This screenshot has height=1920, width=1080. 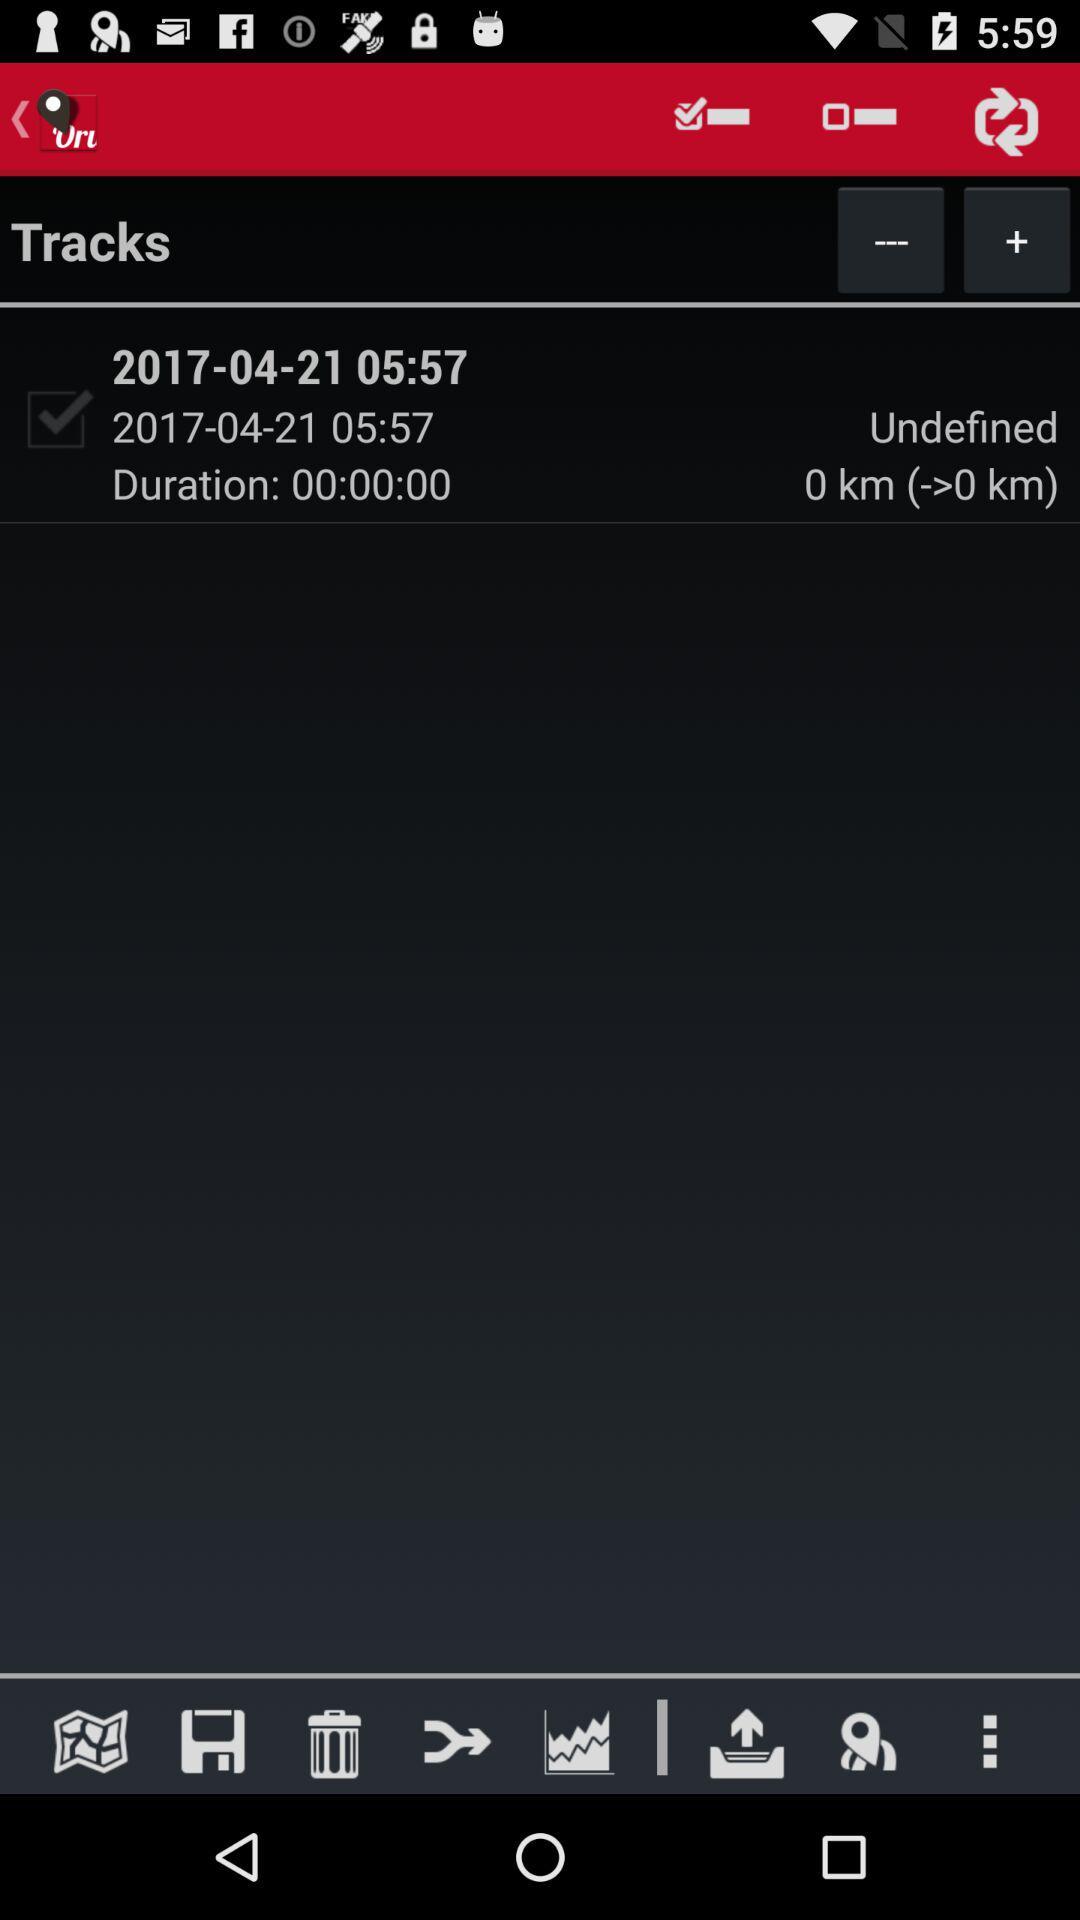 I want to click on the + item, so click(x=1017, y=239).